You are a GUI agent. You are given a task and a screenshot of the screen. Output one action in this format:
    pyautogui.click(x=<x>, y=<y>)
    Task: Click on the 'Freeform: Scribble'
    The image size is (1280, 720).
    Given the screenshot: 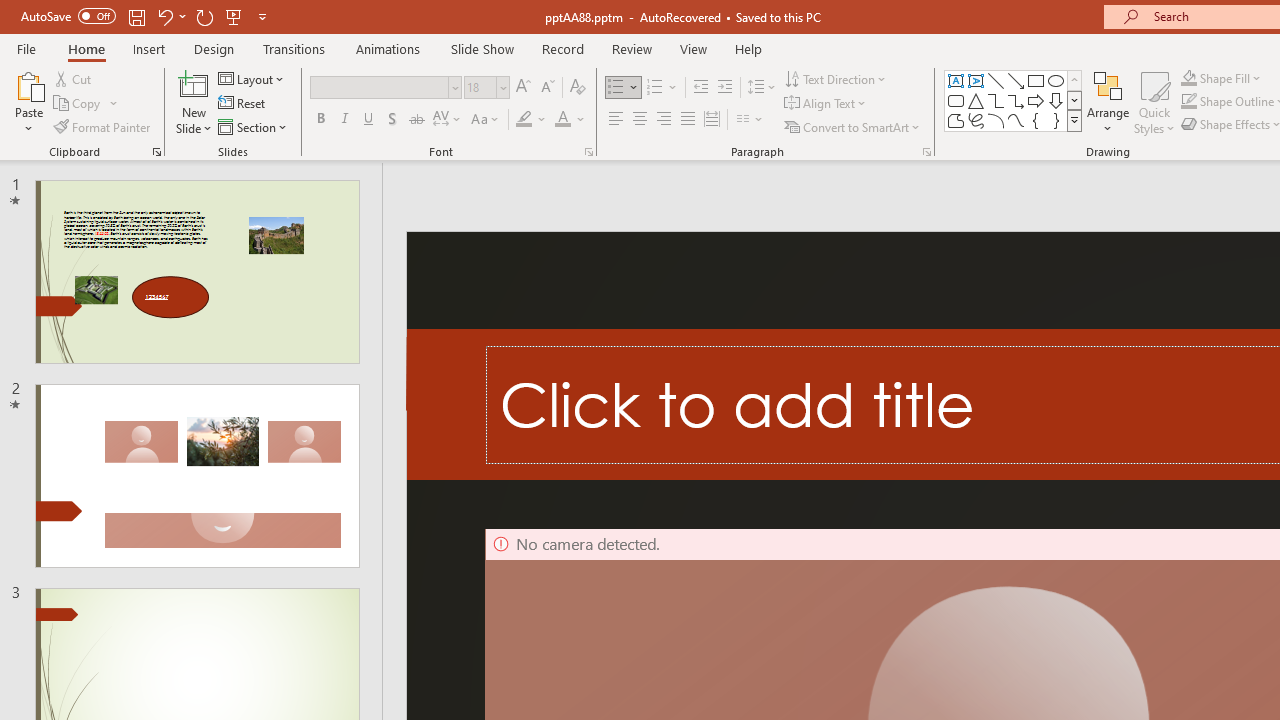 What is the action you would take?
    pyautogui.click(x=976, y=120)
    